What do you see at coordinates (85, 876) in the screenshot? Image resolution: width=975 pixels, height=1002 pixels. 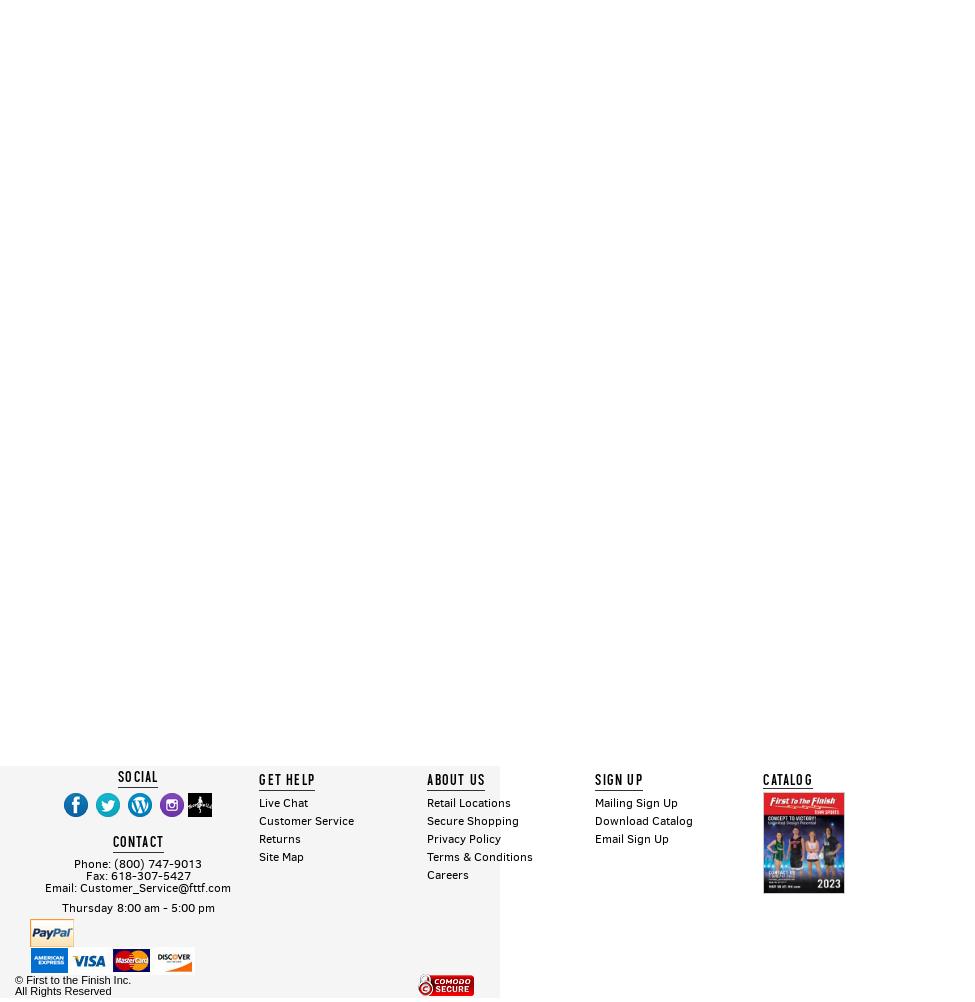 I see `'Fax: 618-307-5427'` at bounding box center [85, 876].